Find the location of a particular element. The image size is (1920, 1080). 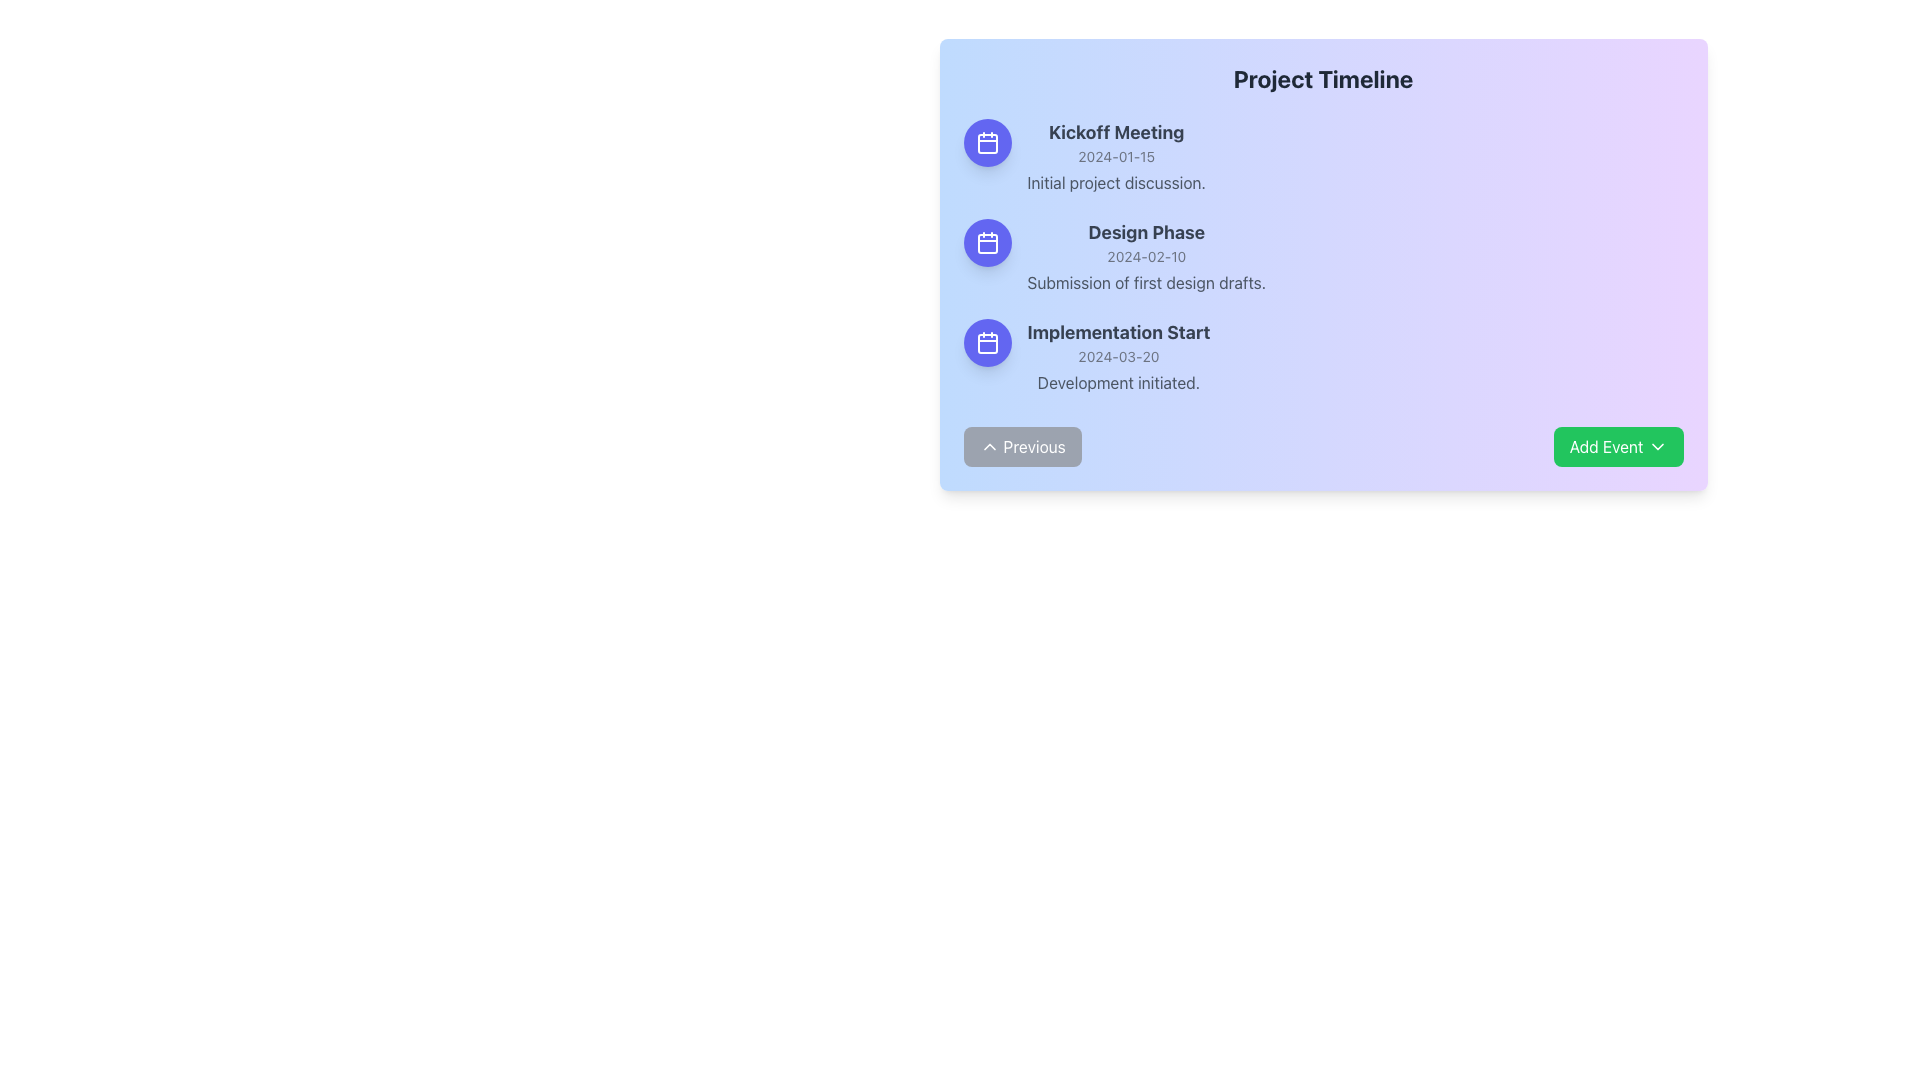

the text element reading 'Development initiated.' which is positioned below the date '2024-03-20' in the 'Implementation Start' section of the project timeline card is located at coordinates (1117, 382).